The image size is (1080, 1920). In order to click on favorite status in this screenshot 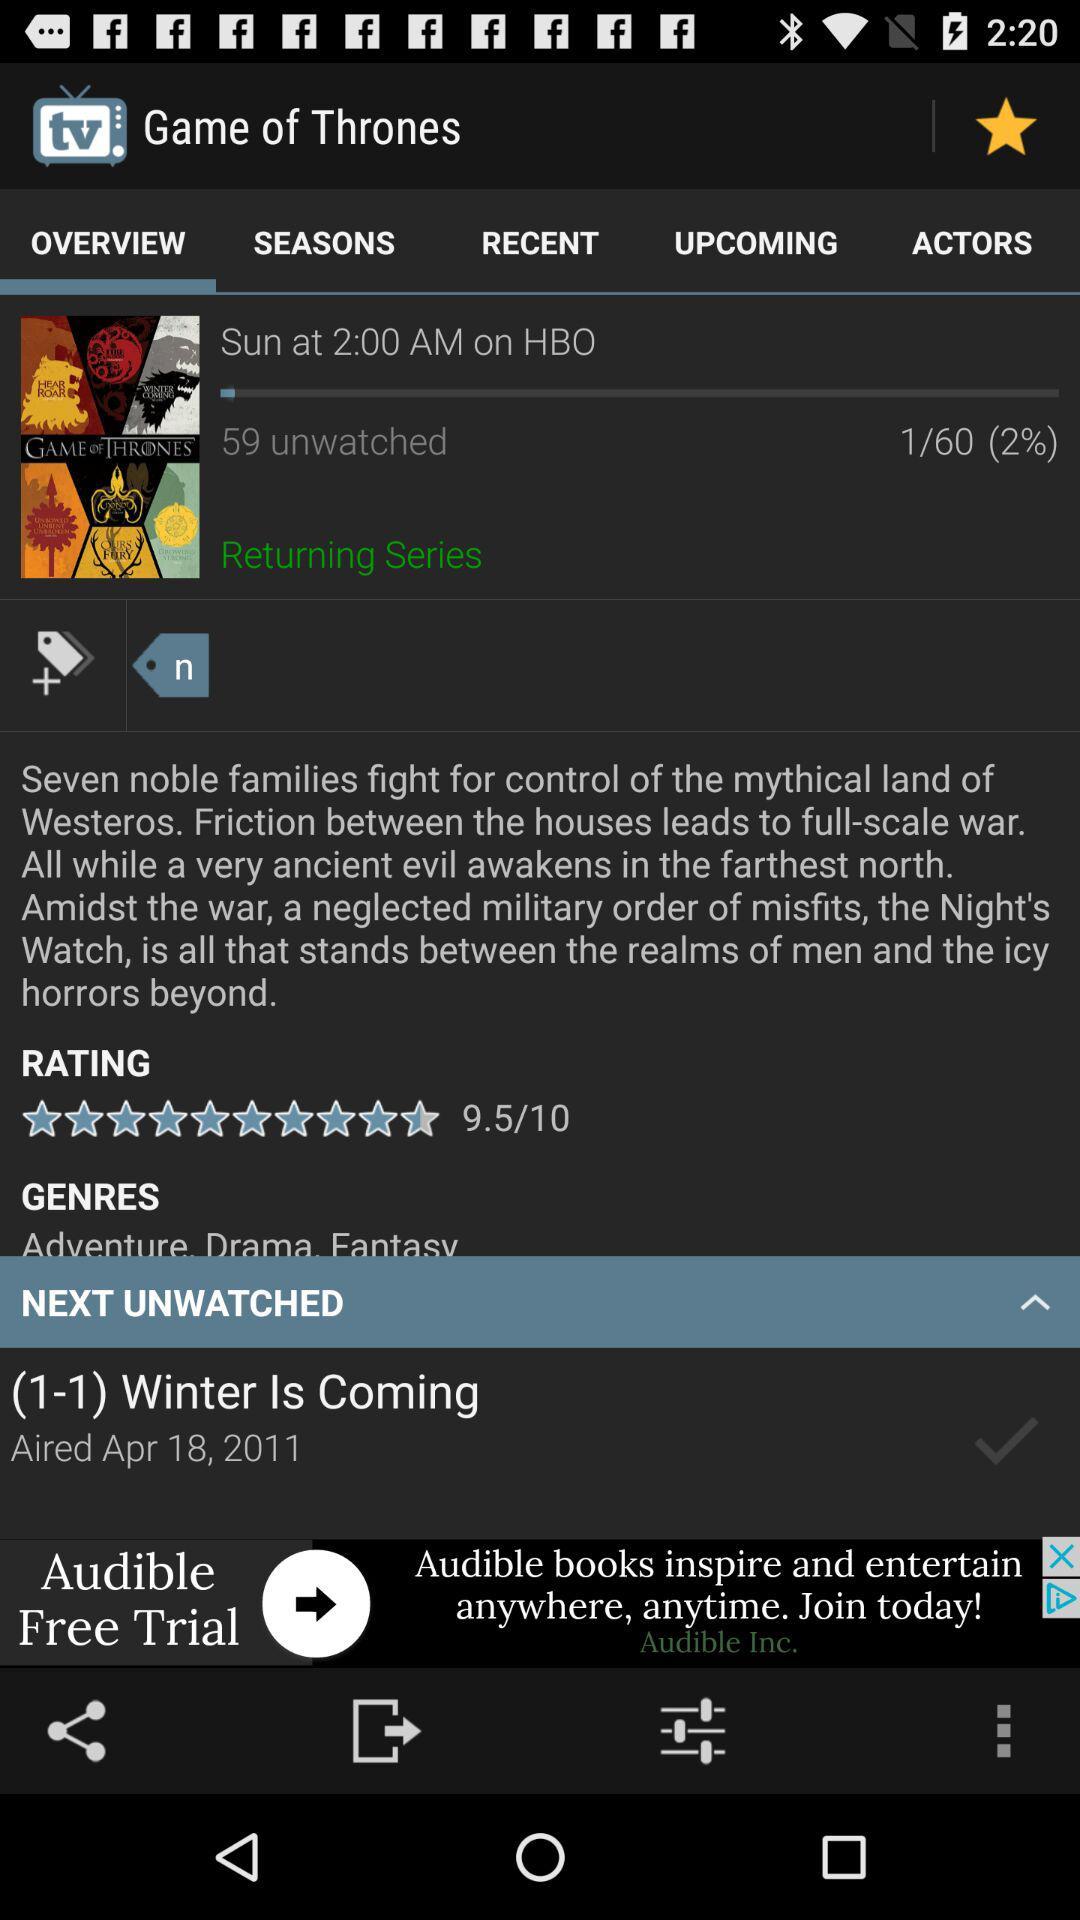, I will do `click(1006, 124)`.